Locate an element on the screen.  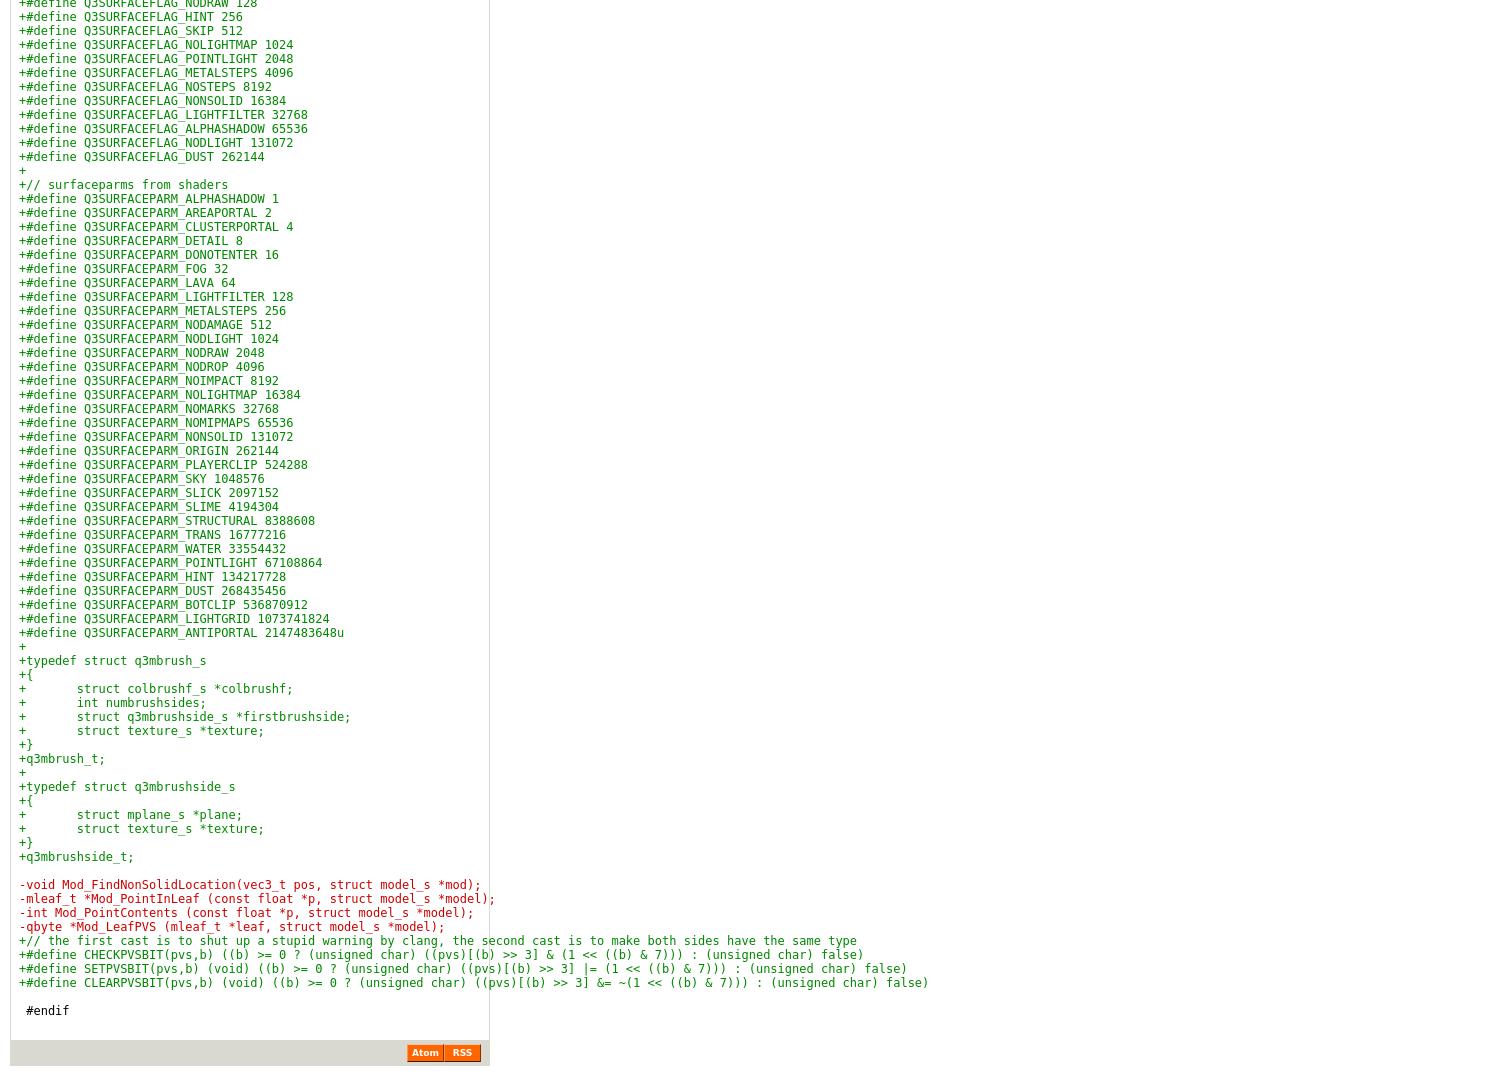
'+#define Q3SURFACEPARM_ANTIPORTAL 2147483648u' is located at coordinates (181, 631).